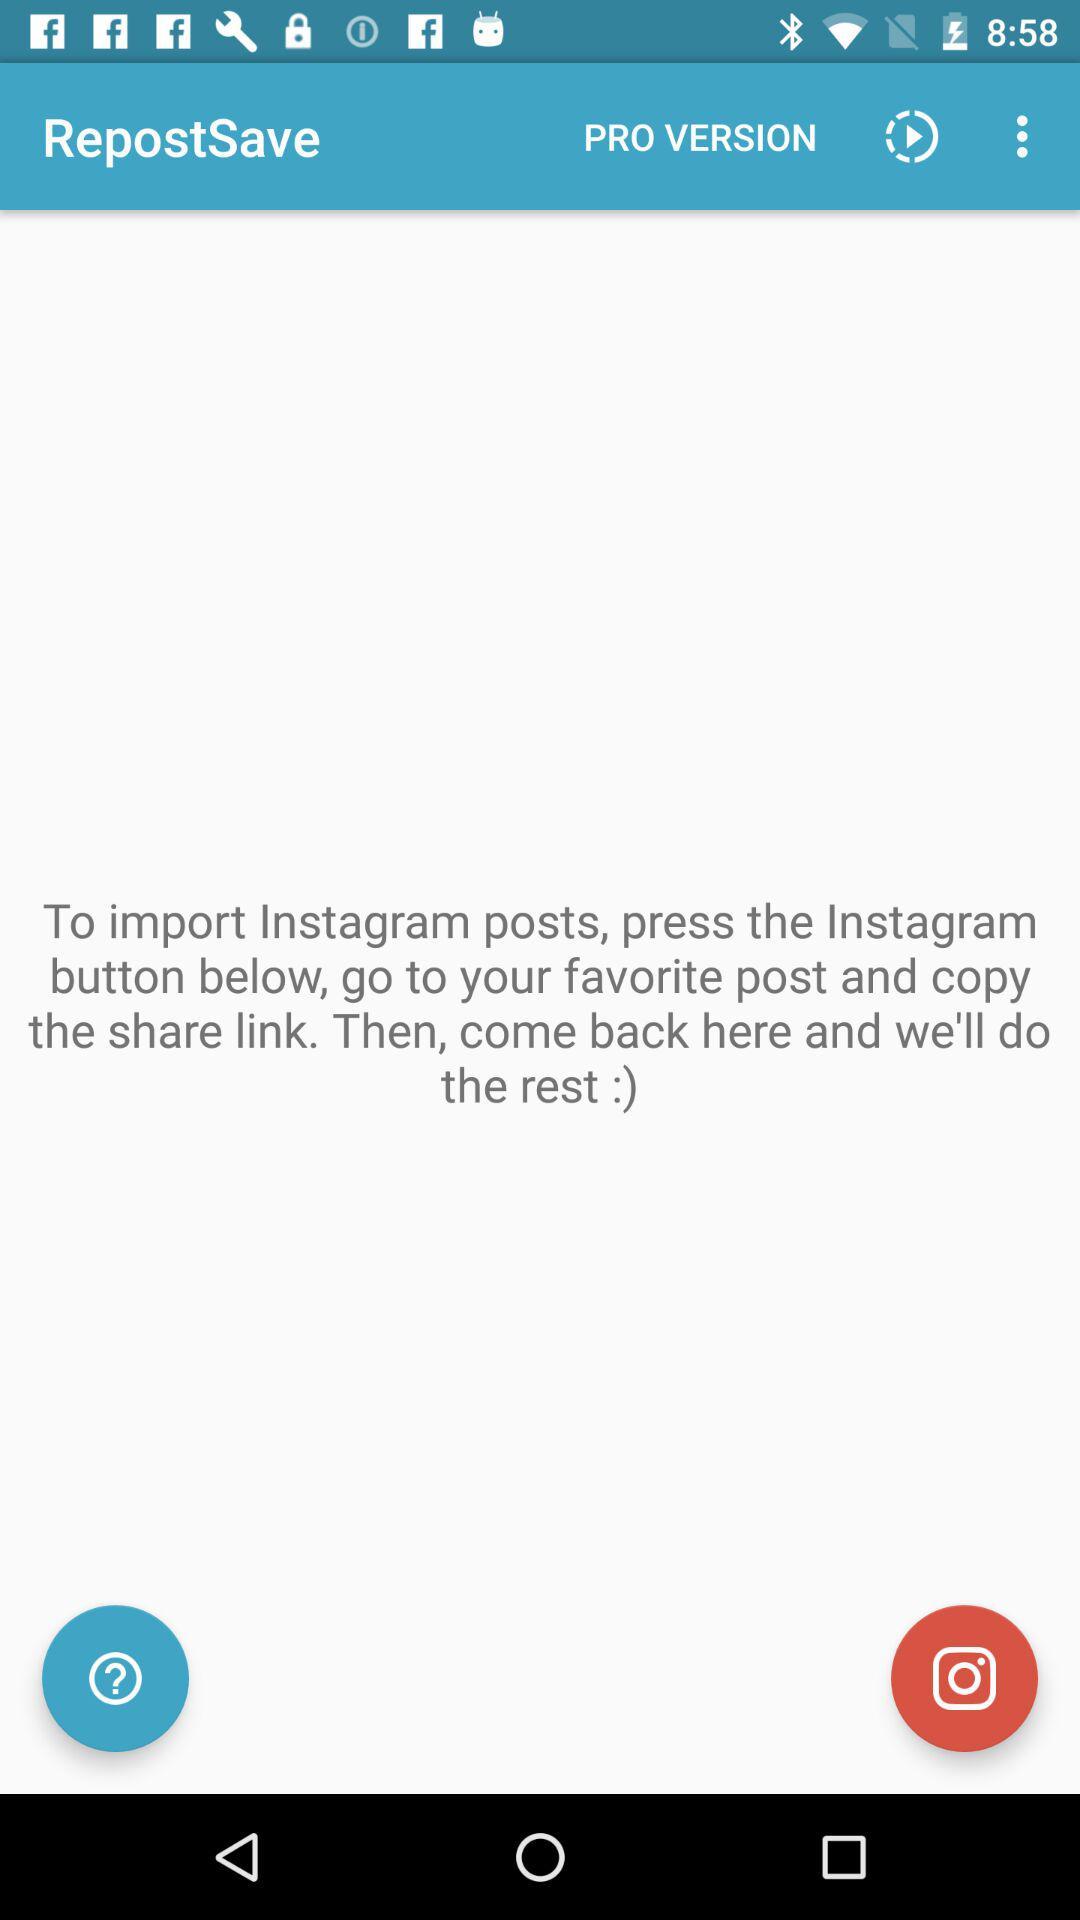  Describe the element at coordinates (115, 1678) in the screenshot. I see `the help icon` at that location.